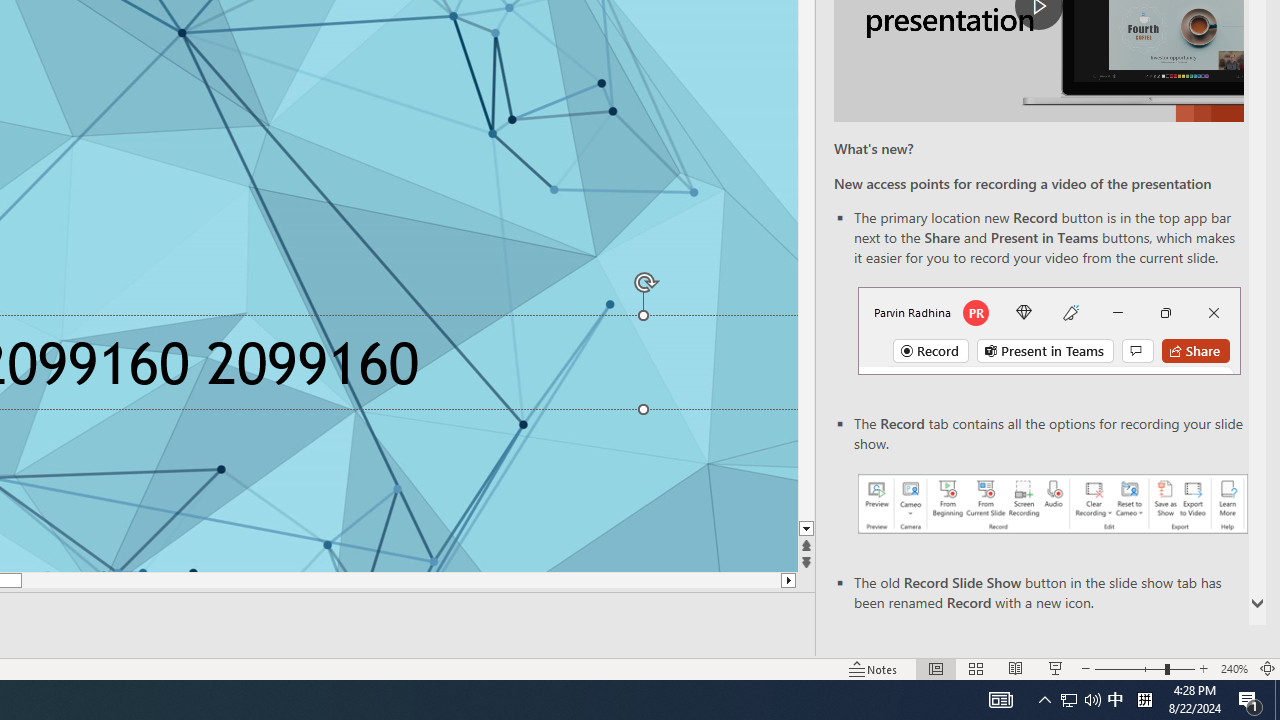 The height and width of the screenshot is (720, 1280). I want to click on 'Notes ', so click(874, 669).